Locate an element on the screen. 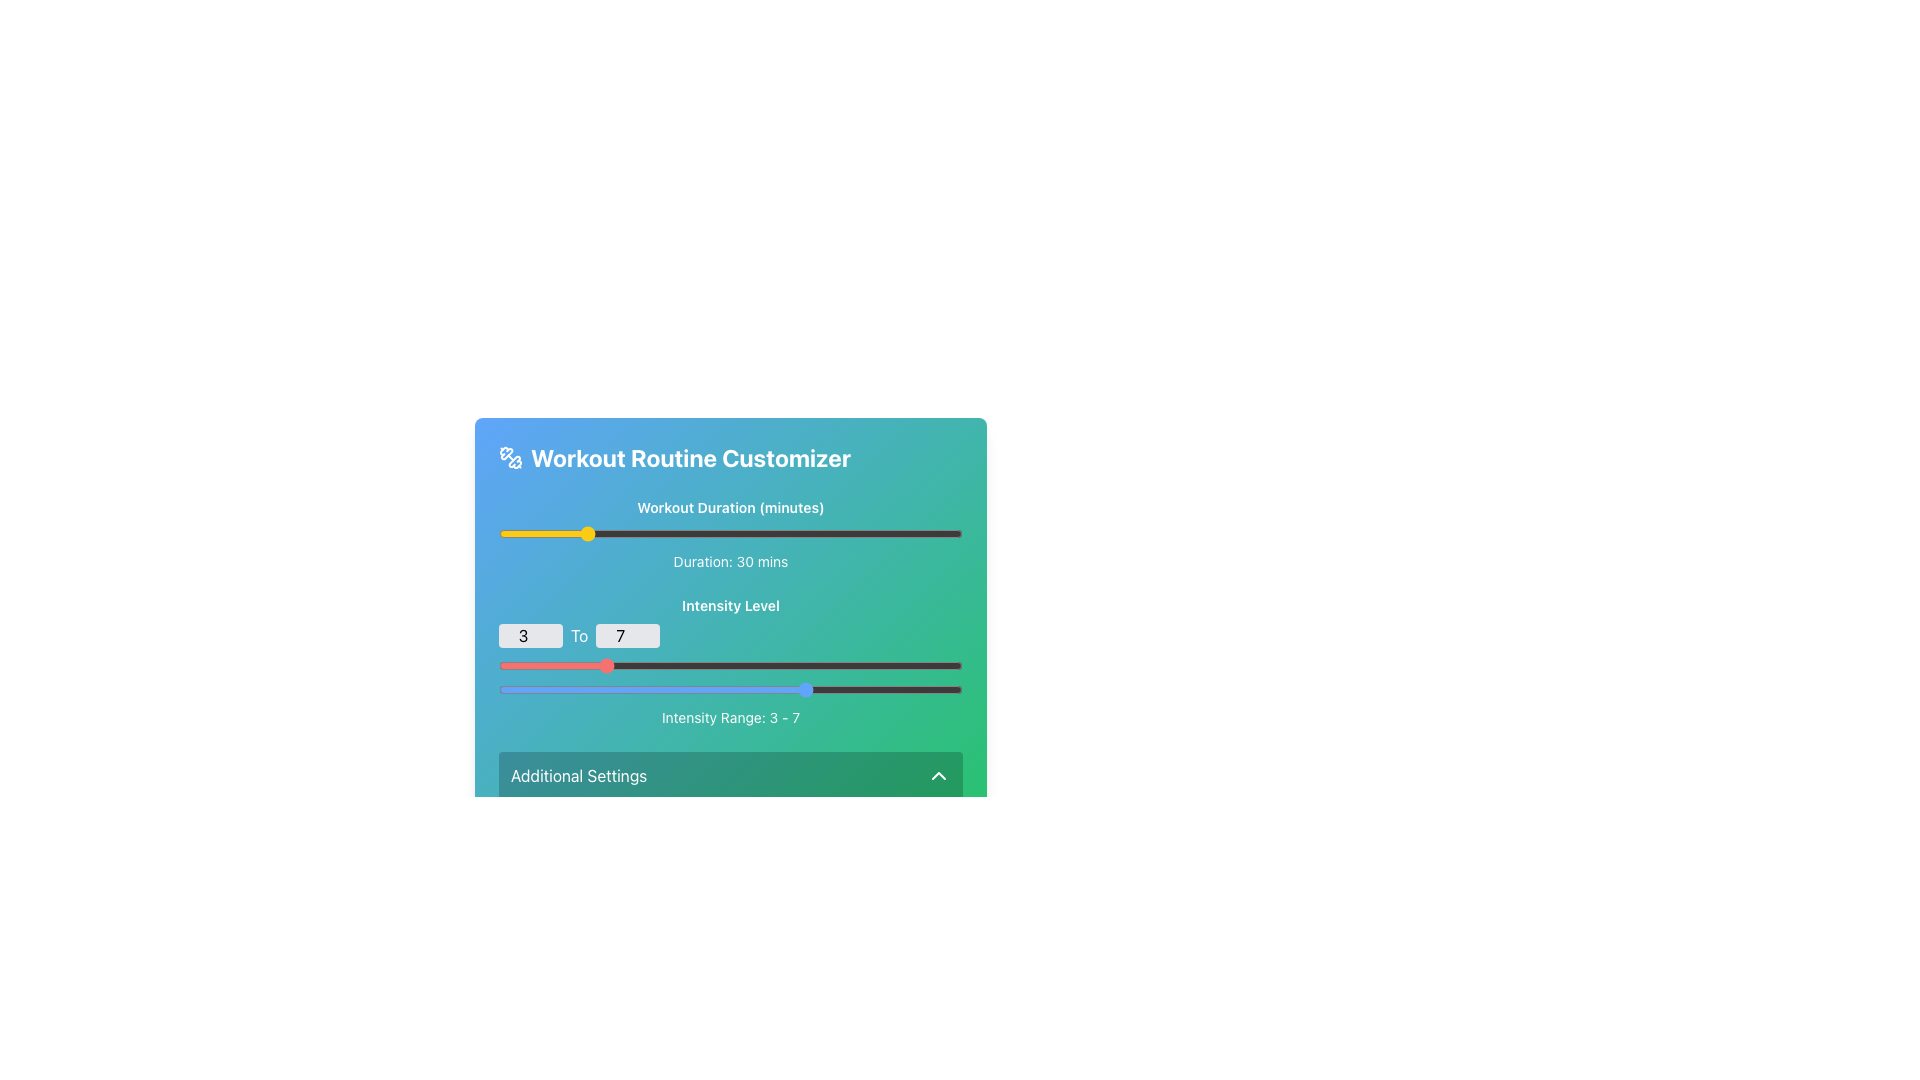  workout duration is located at coordinates (624, 532).